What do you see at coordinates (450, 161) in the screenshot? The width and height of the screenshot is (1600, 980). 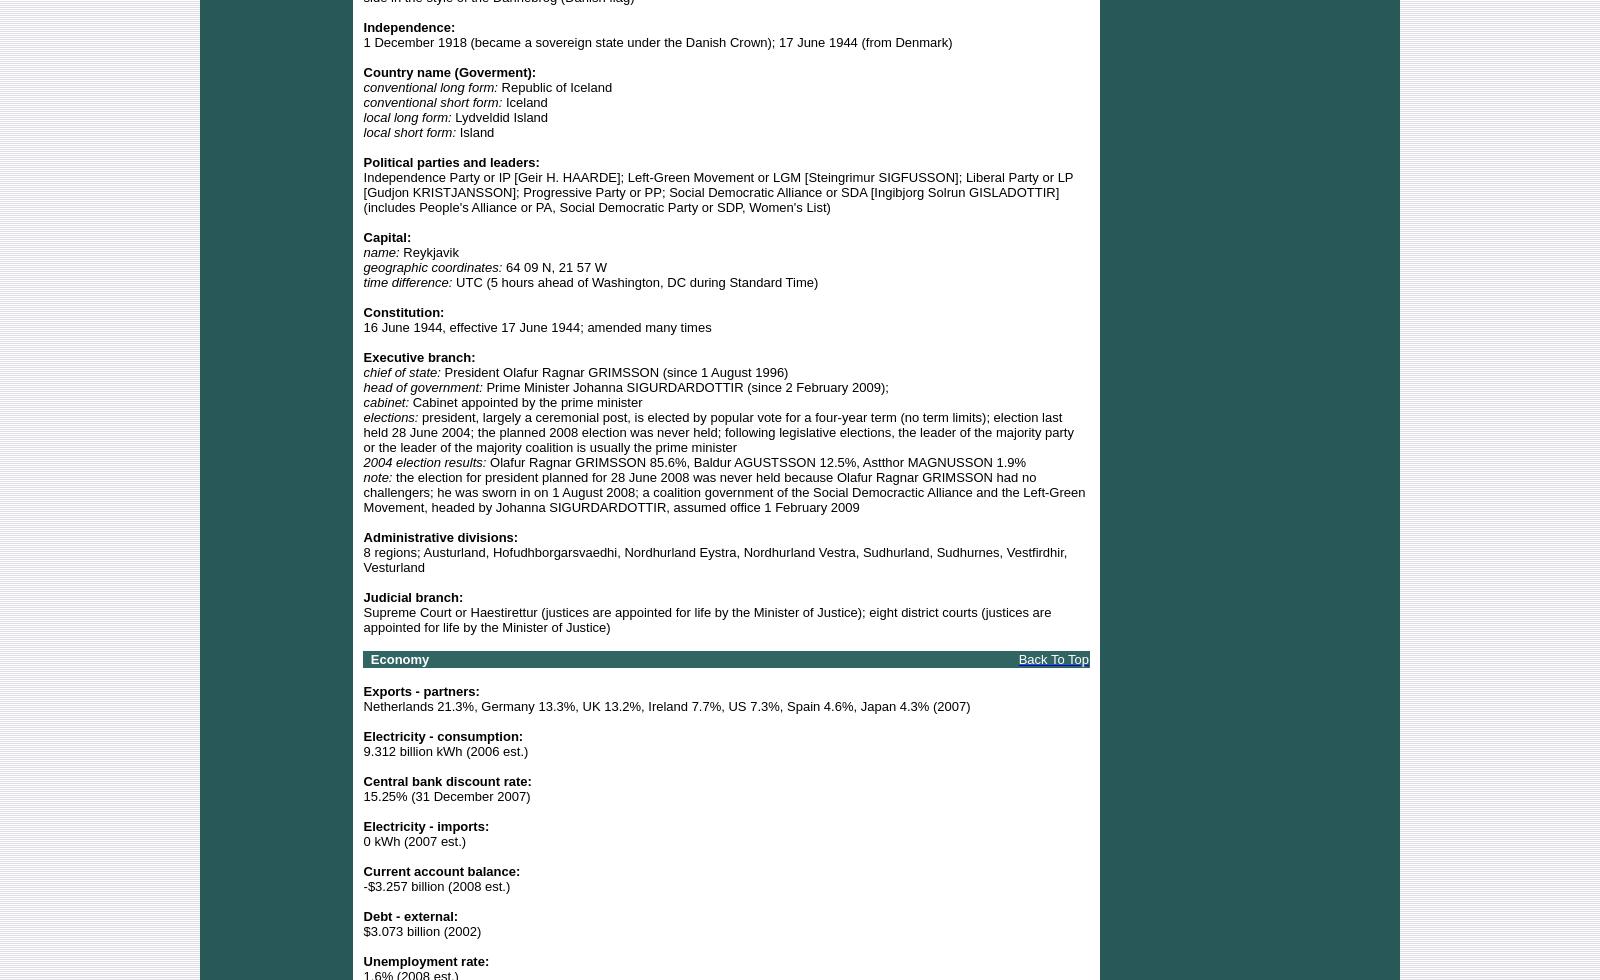 I see `'Political parties and leaders:'` at bounding box center [450, 161].